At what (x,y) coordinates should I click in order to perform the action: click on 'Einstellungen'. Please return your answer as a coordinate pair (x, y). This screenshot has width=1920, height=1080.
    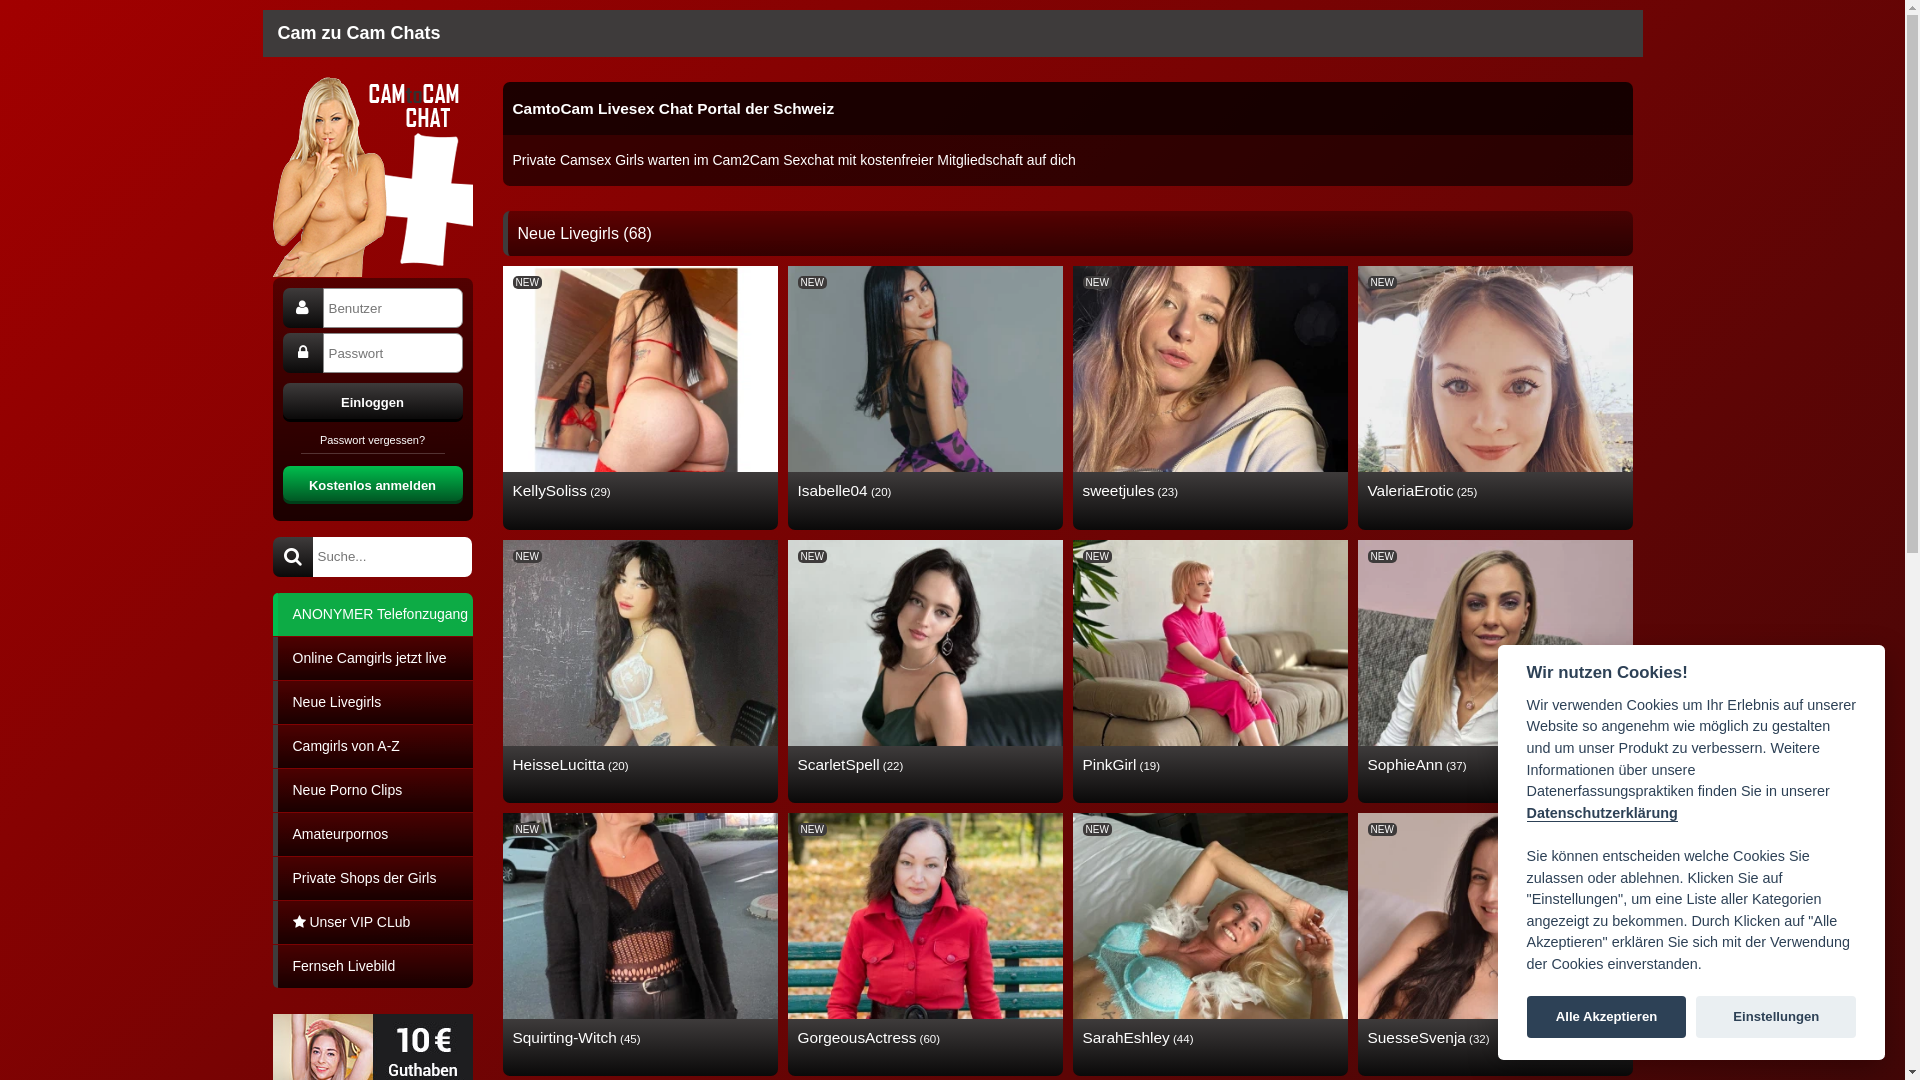
    Looking at the image, I should click on (1776, 1017).